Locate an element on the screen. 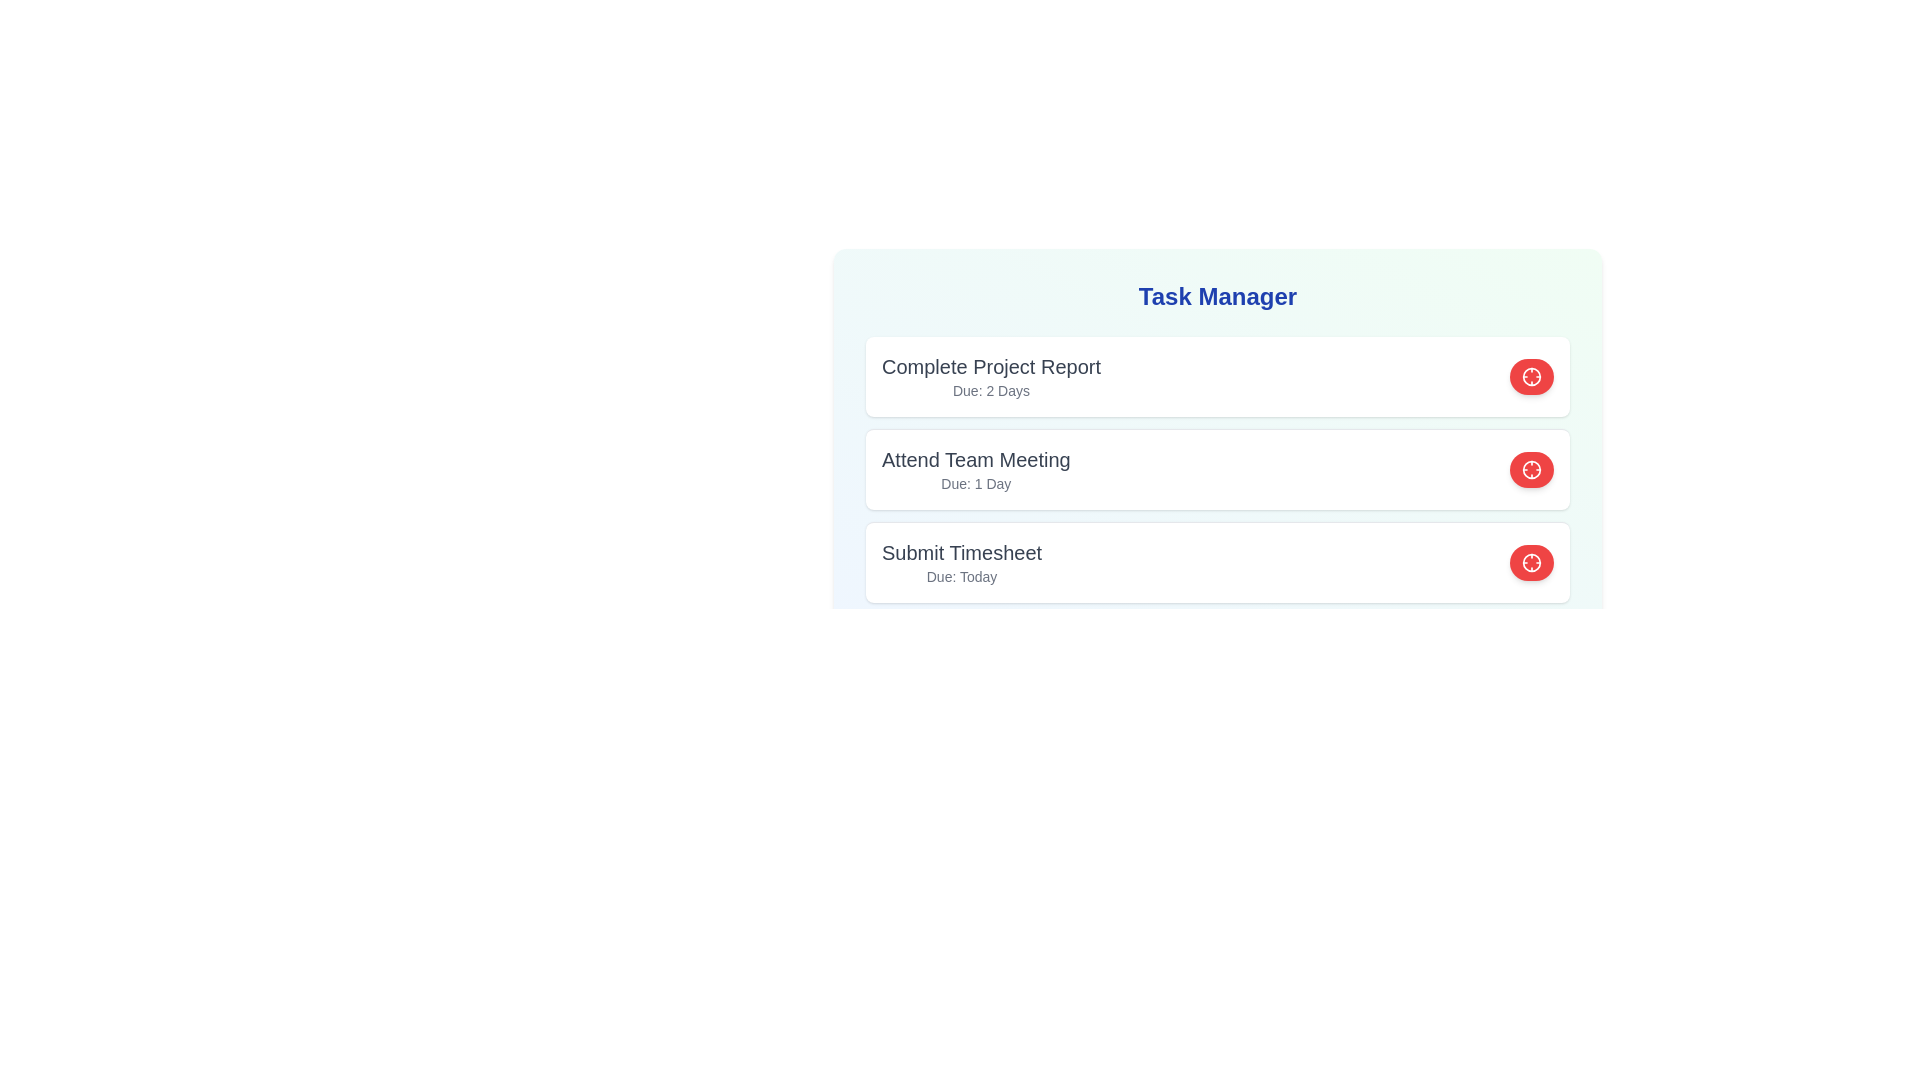 The image size is (1920, 1080). the title text label in the Task Manager section is located at coordinates (976, 459).